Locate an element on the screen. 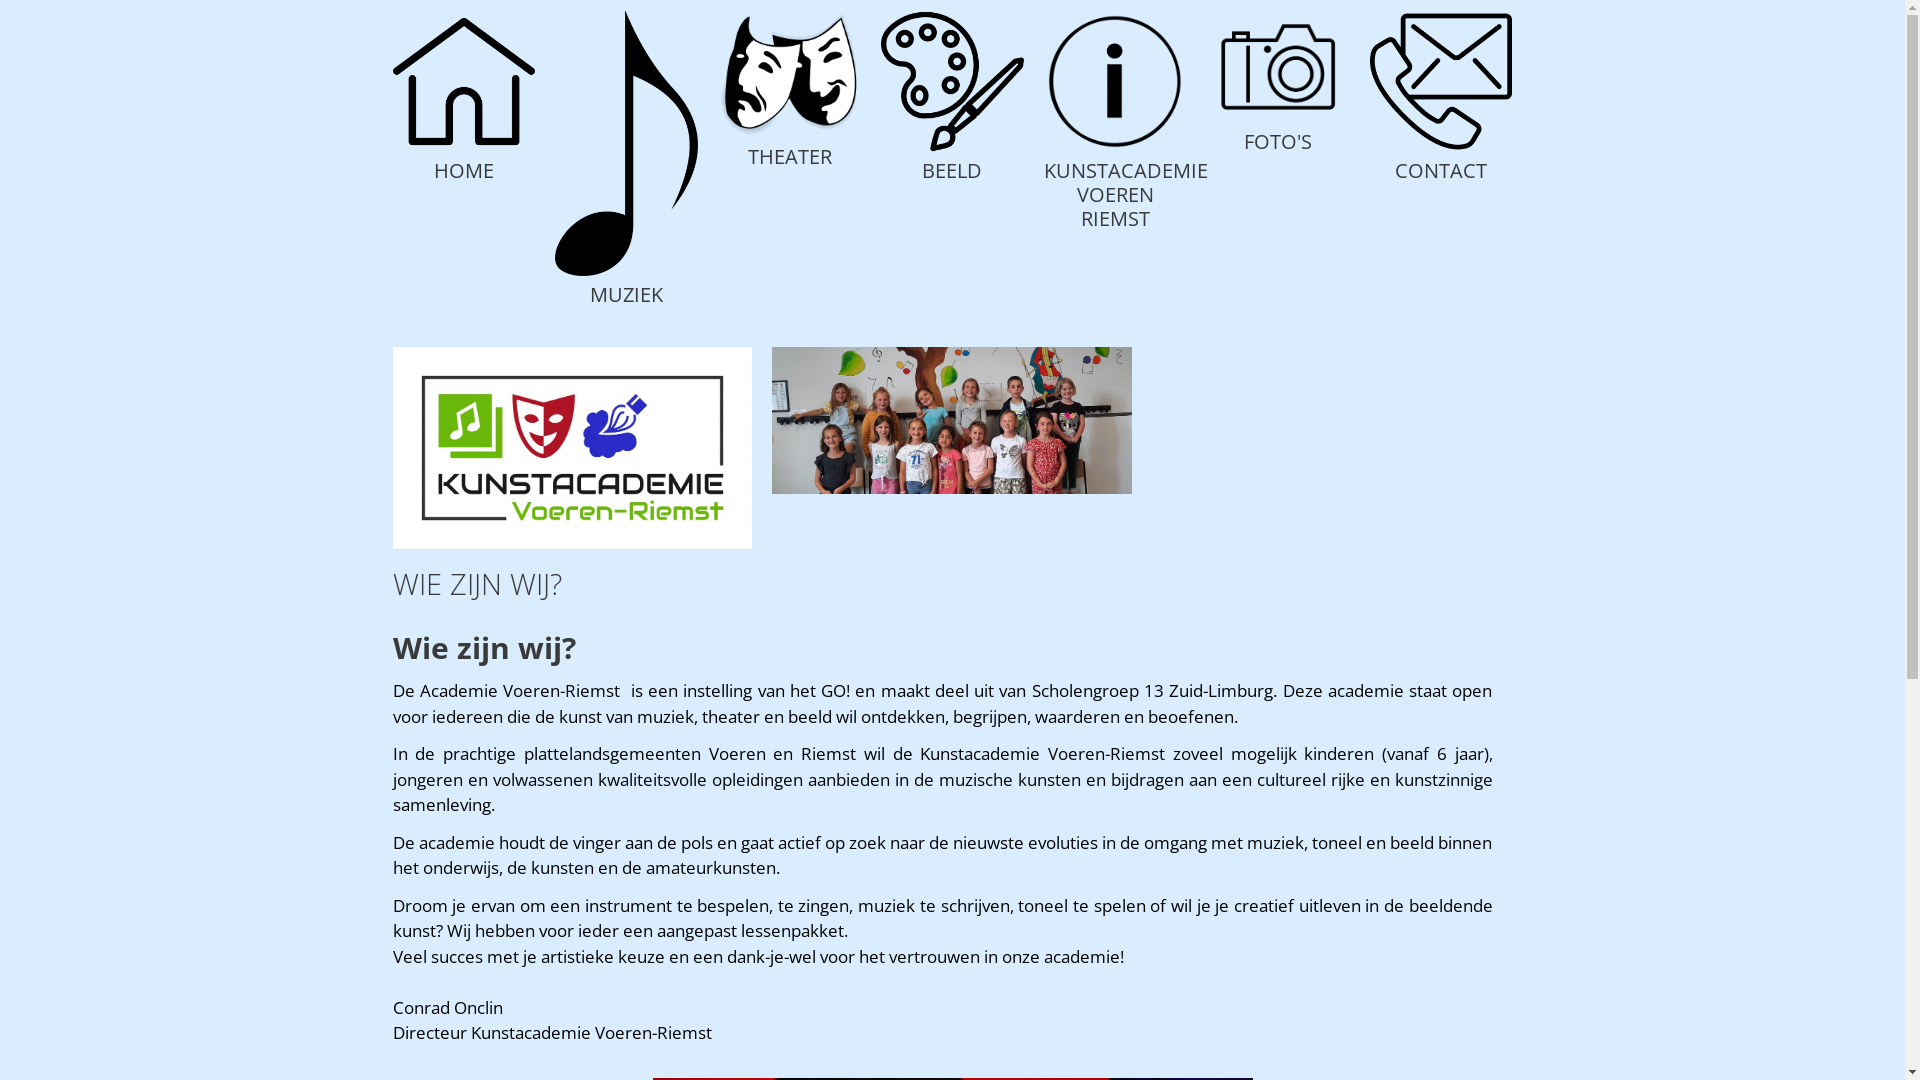 The width and height of the screenshot is (1920, 1080). 'KUNSTACADEMIE VOEREN RIEMST' is located at coordinates (1126, 194).